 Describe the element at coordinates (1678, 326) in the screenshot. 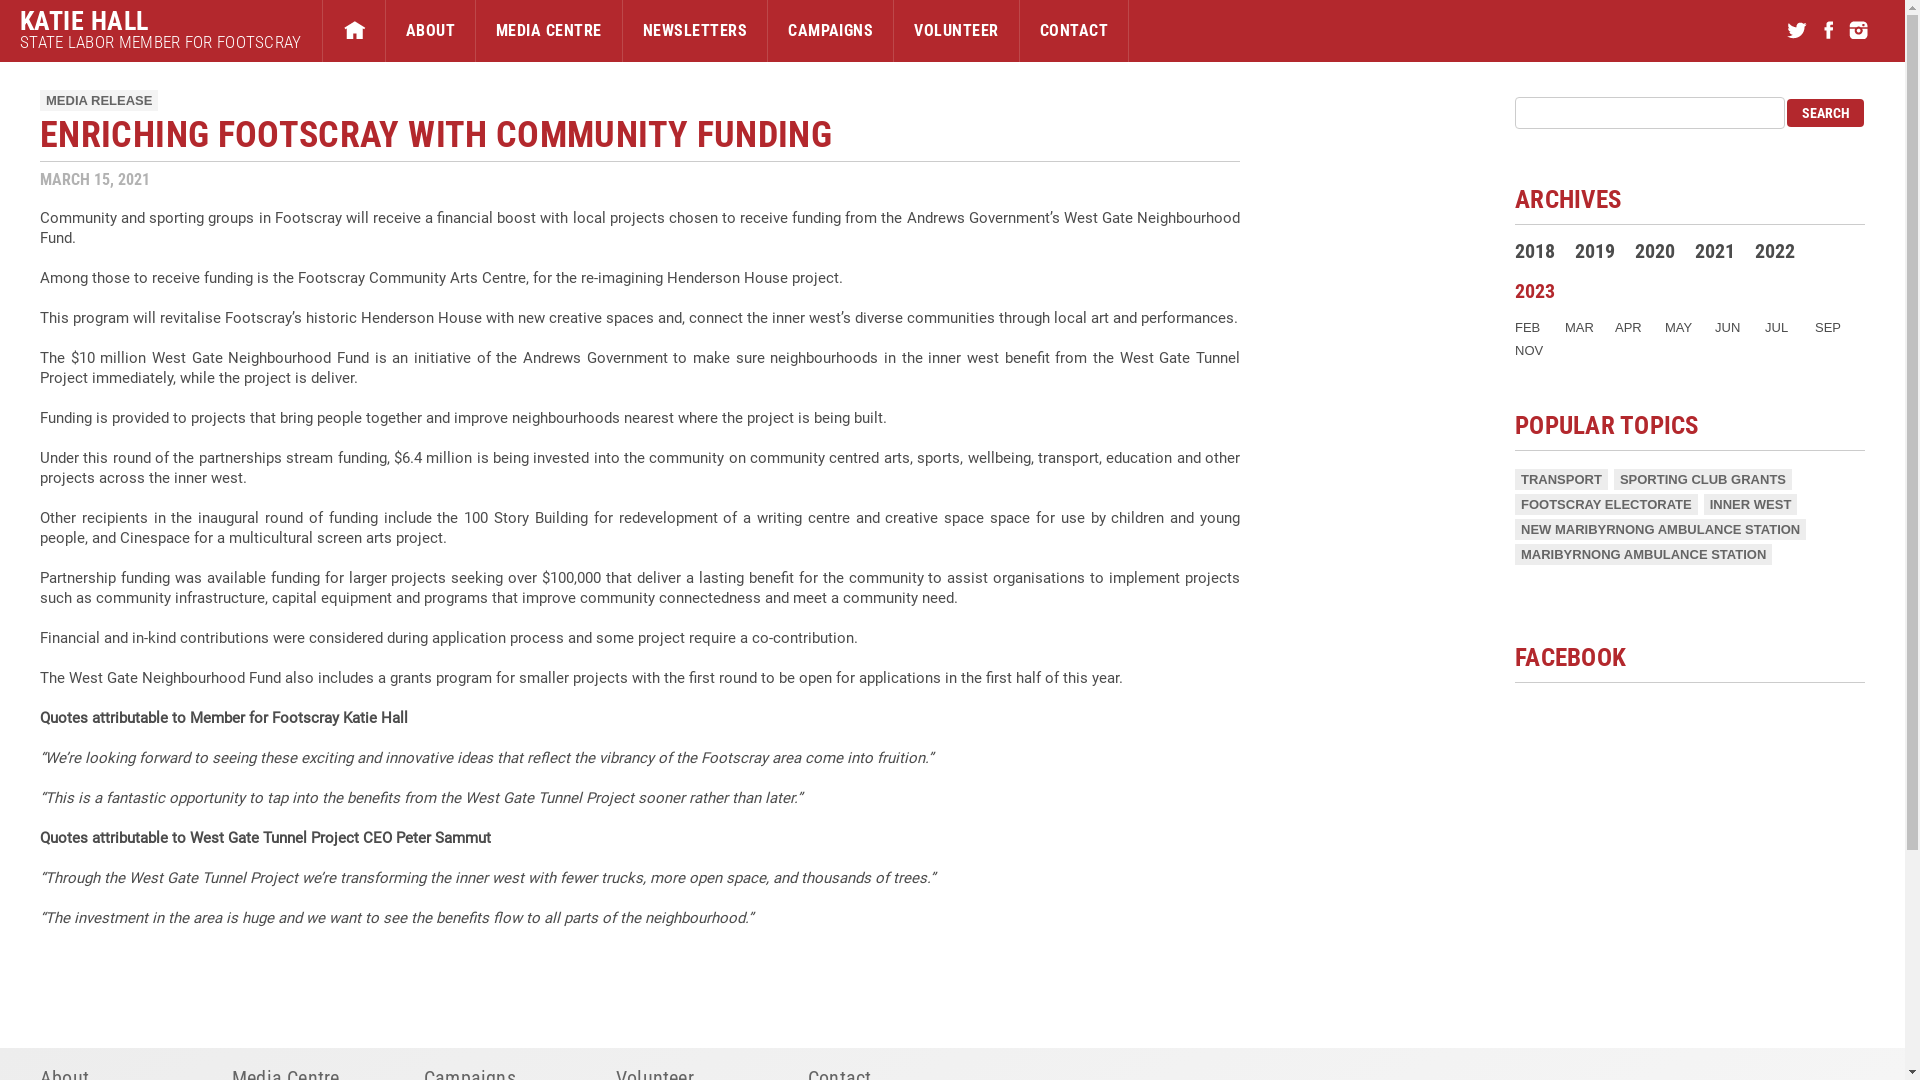

I see `'MAY'` at that location.